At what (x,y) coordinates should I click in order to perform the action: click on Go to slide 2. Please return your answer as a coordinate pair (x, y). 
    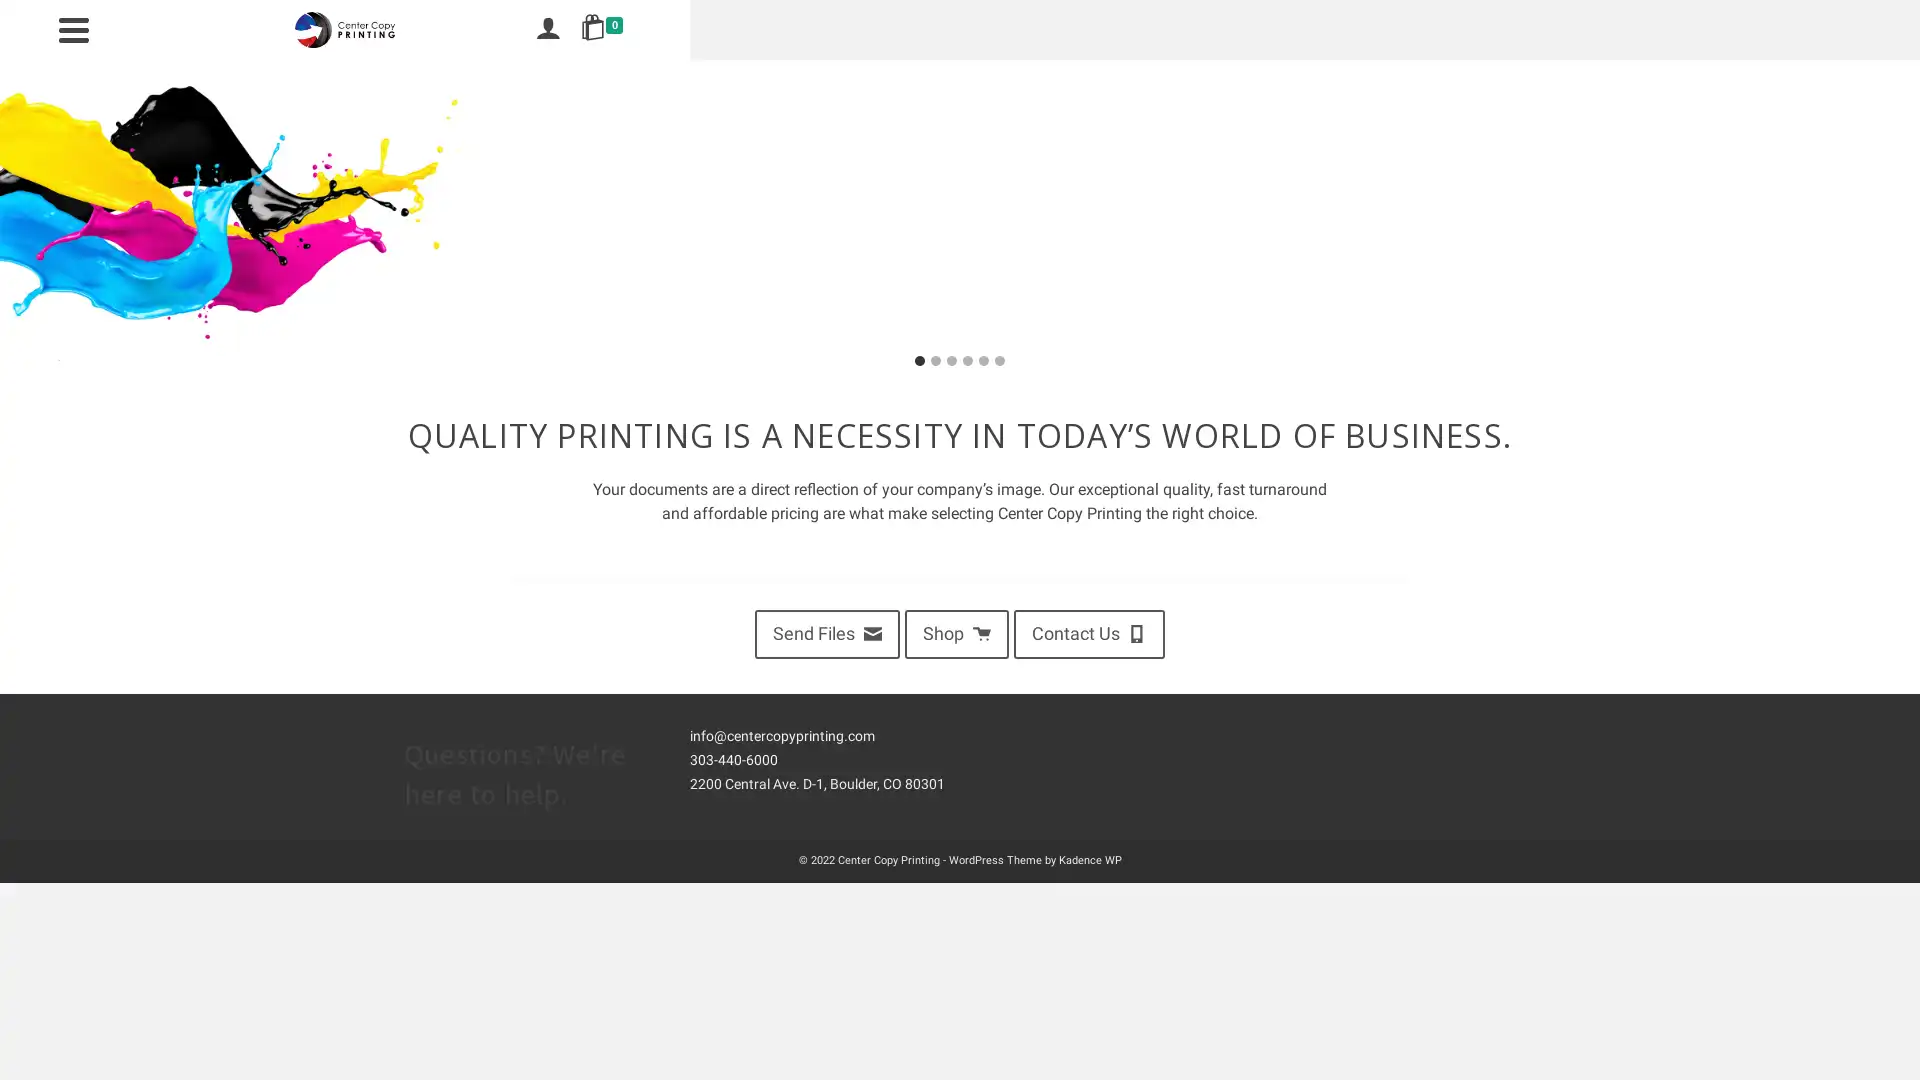
    Looking at the image, I should click on (934, 489).